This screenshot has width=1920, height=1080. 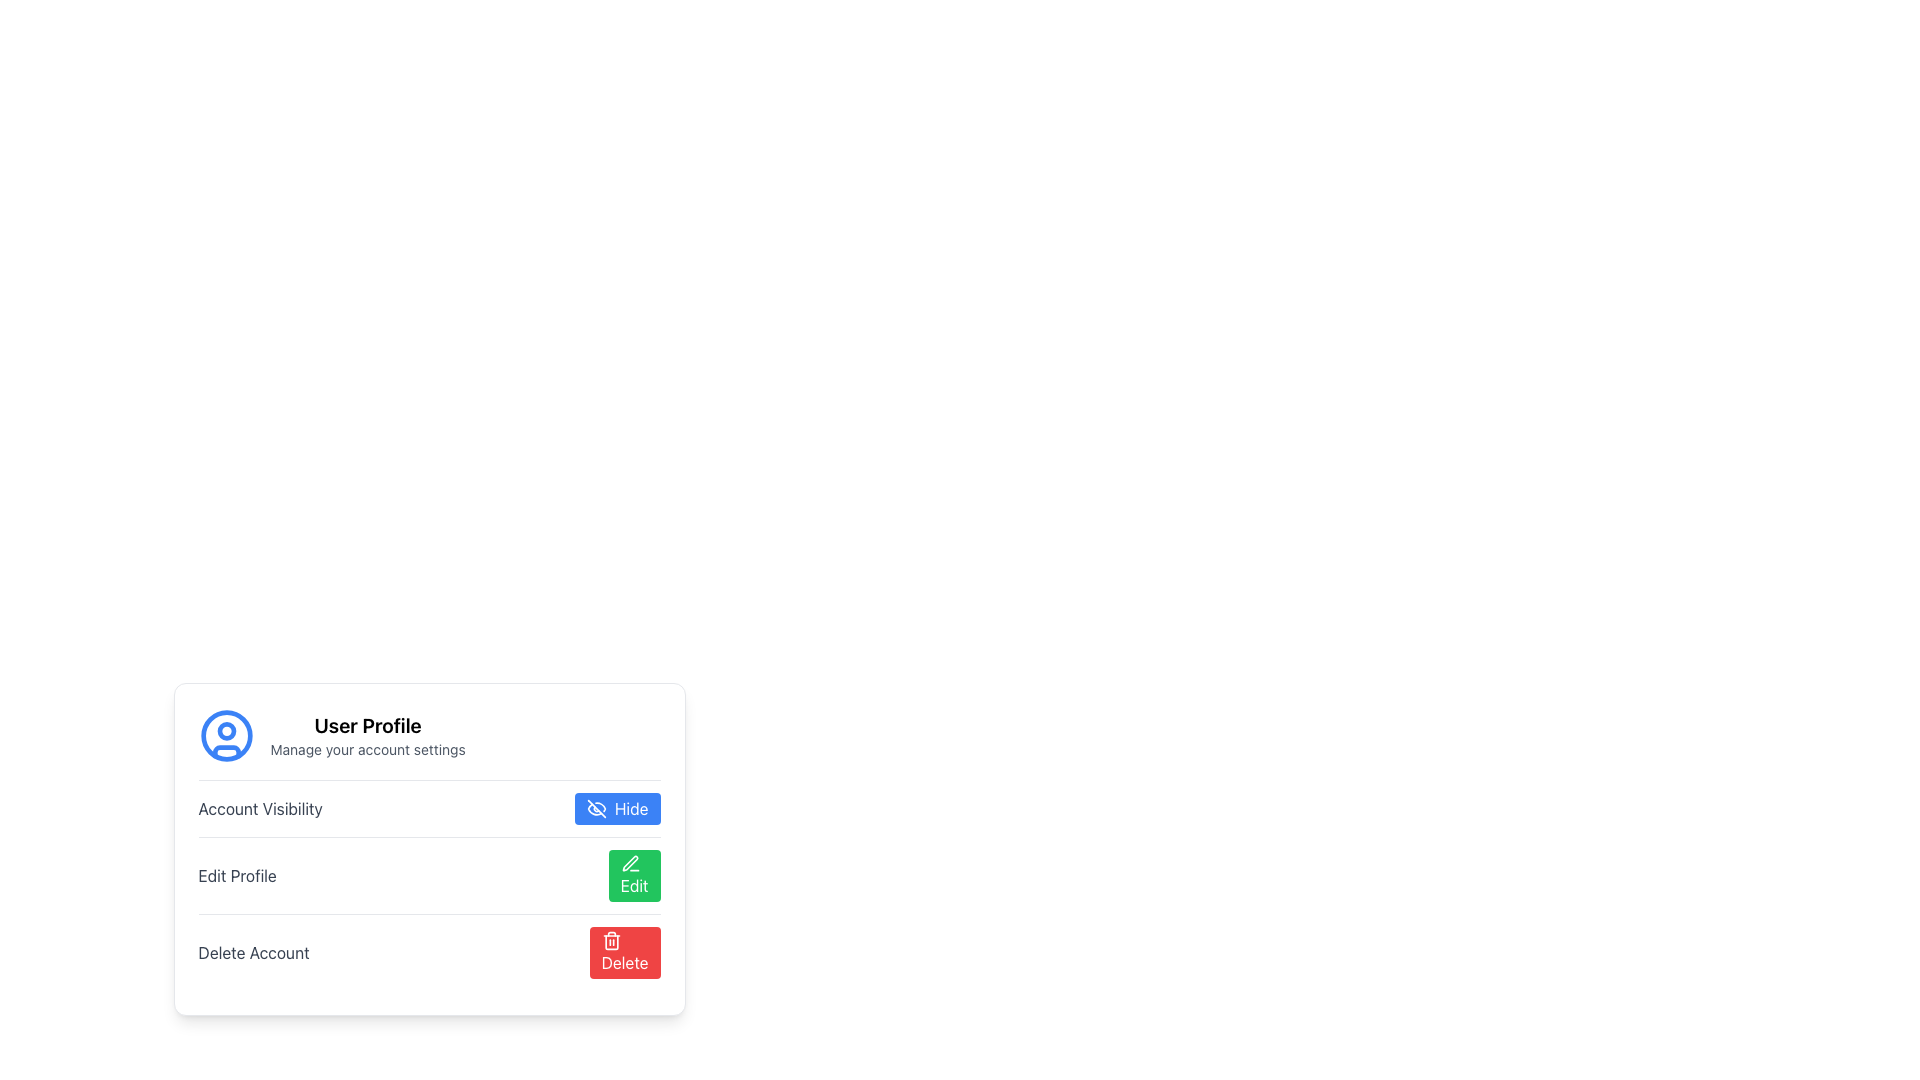 What do you see at coordinates (629, 863) in the screenshot?
I see `the editing icon located on the left side of the 'Edit' text within the green 'Edit' button in the User Profile panel` at bounding box center [629, 863].